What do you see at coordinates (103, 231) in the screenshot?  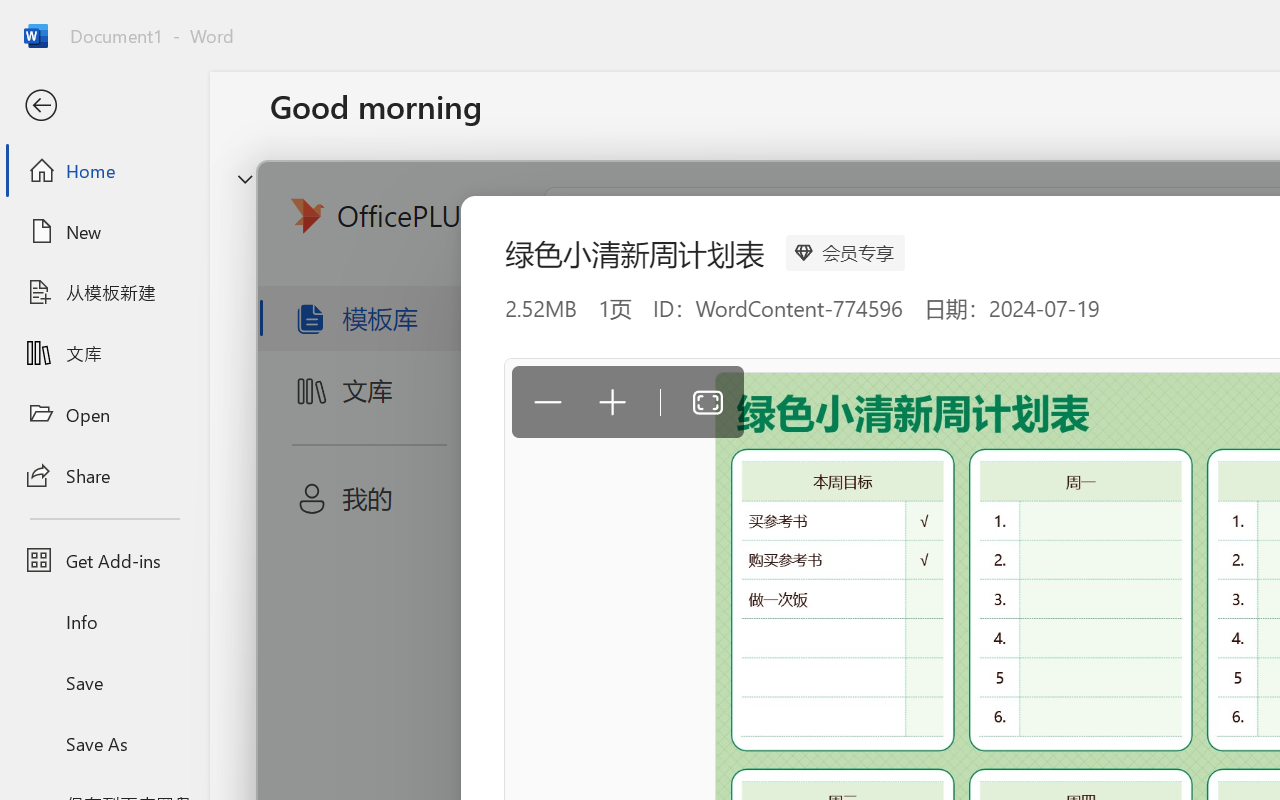 I see `'New'` at bounding box center [103, 231].